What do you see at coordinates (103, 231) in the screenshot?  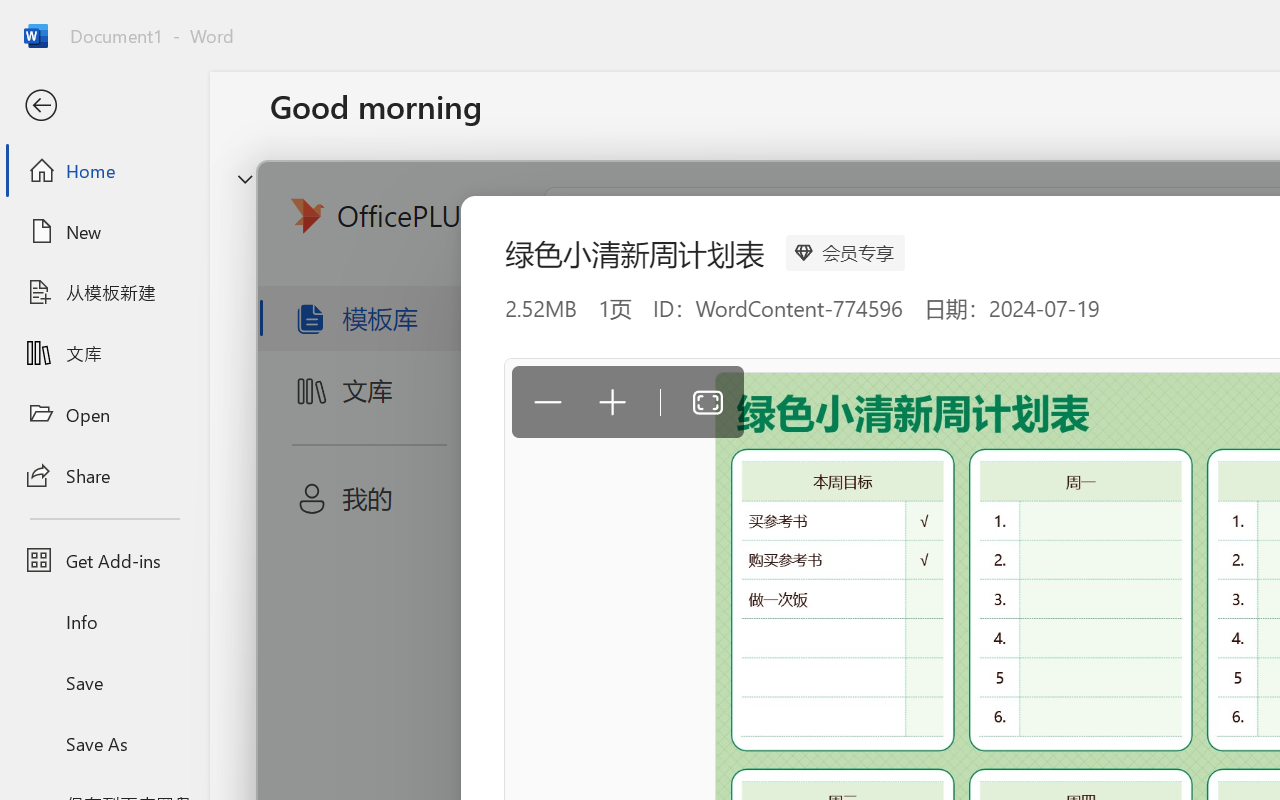 I see `'New'` at bounding box center [103, 231].